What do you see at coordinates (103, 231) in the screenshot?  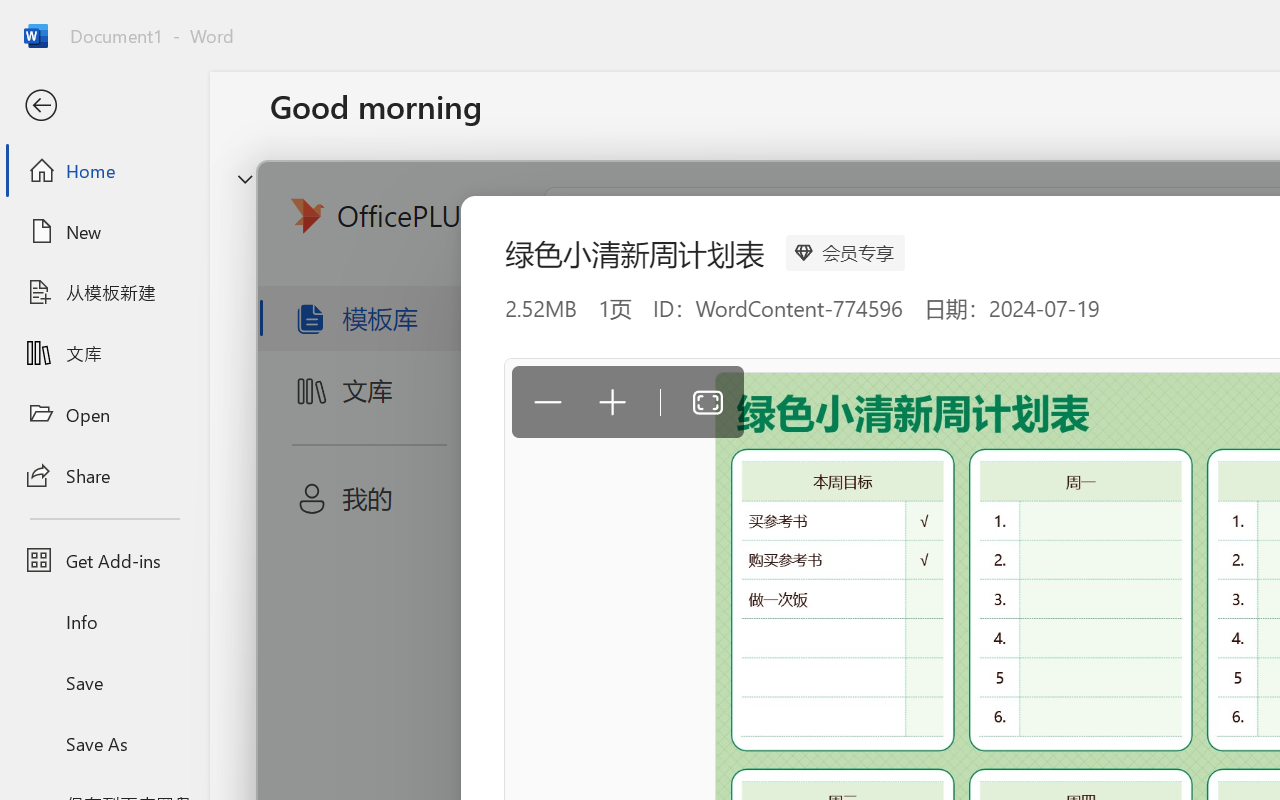 I see `'New'` at bounding box center [103, 231].